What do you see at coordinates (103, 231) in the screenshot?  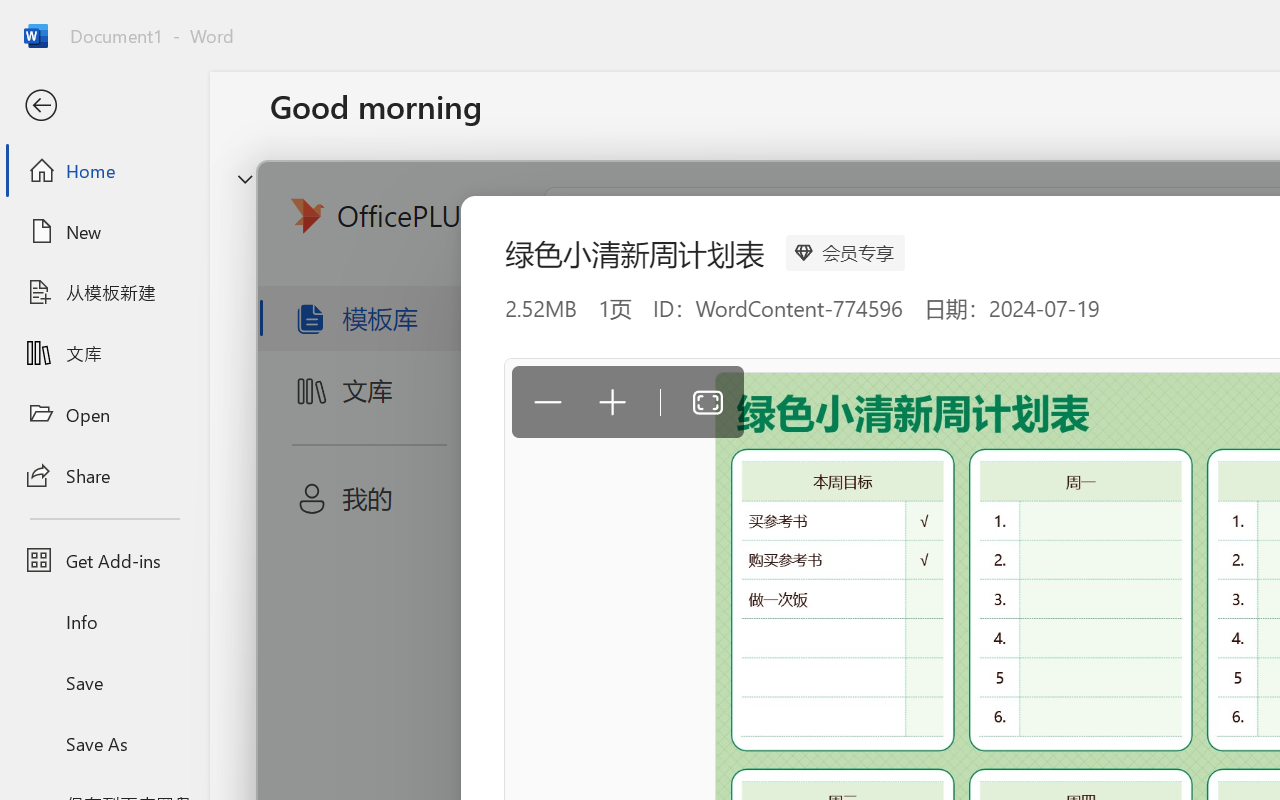 I see `'New'` at bounding box center [103, 231].